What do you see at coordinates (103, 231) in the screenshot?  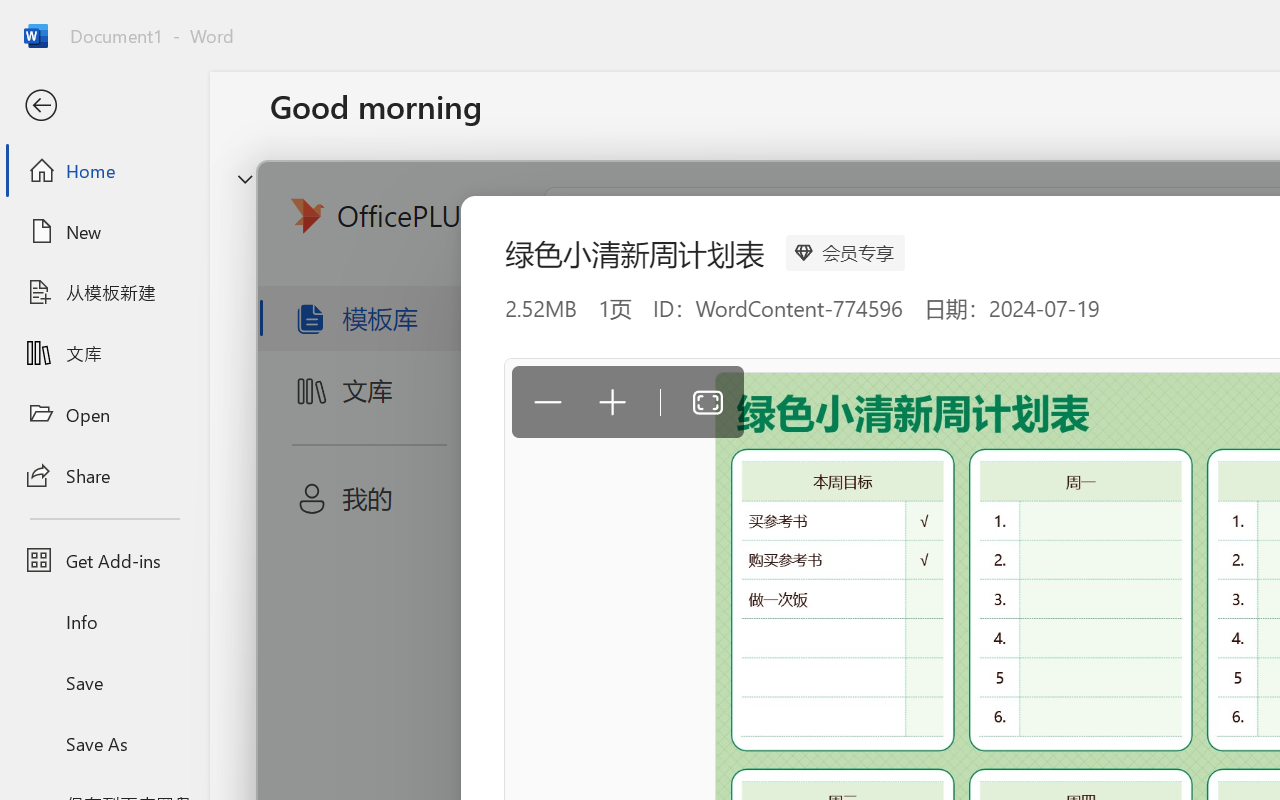 I see `'New'` at bounding box center [103, 231].